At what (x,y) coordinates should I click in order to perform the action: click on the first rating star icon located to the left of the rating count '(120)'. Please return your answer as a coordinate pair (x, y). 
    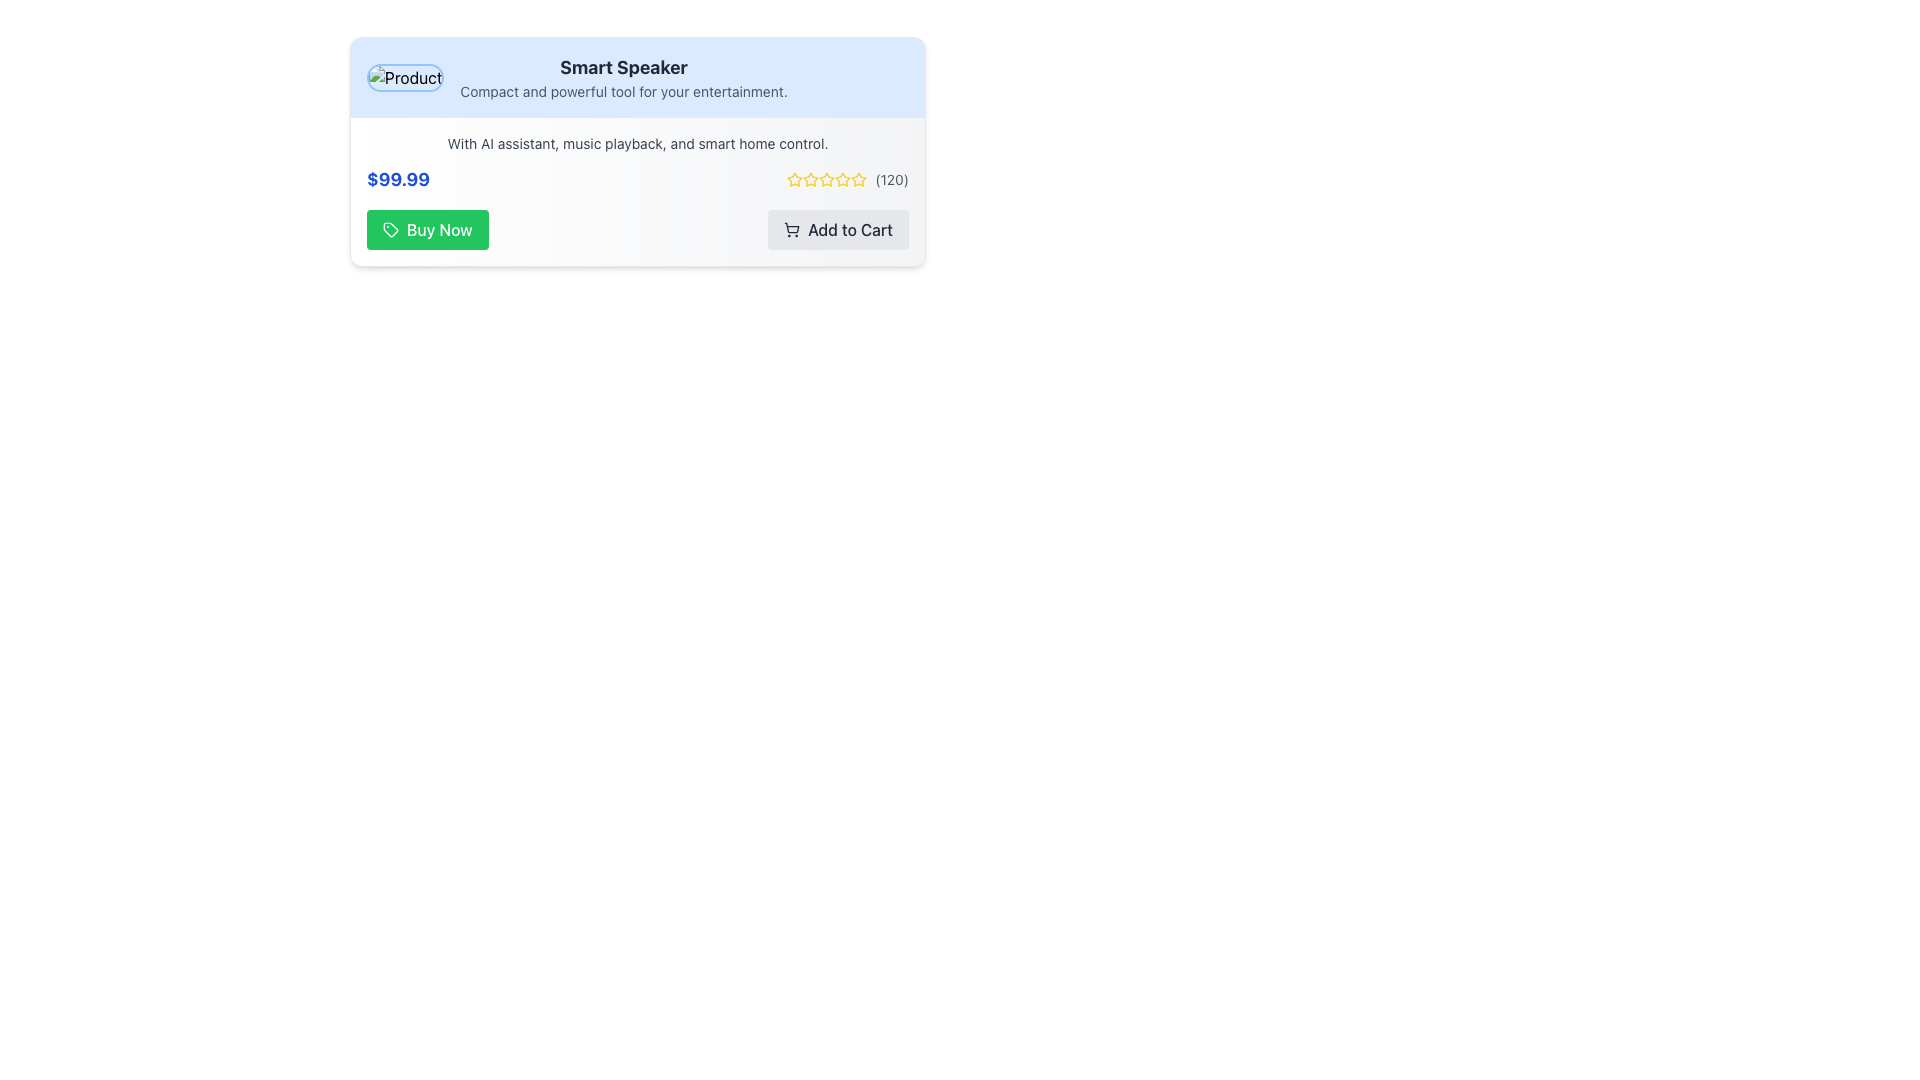
    Looking at the image, I should click on (794, 180).